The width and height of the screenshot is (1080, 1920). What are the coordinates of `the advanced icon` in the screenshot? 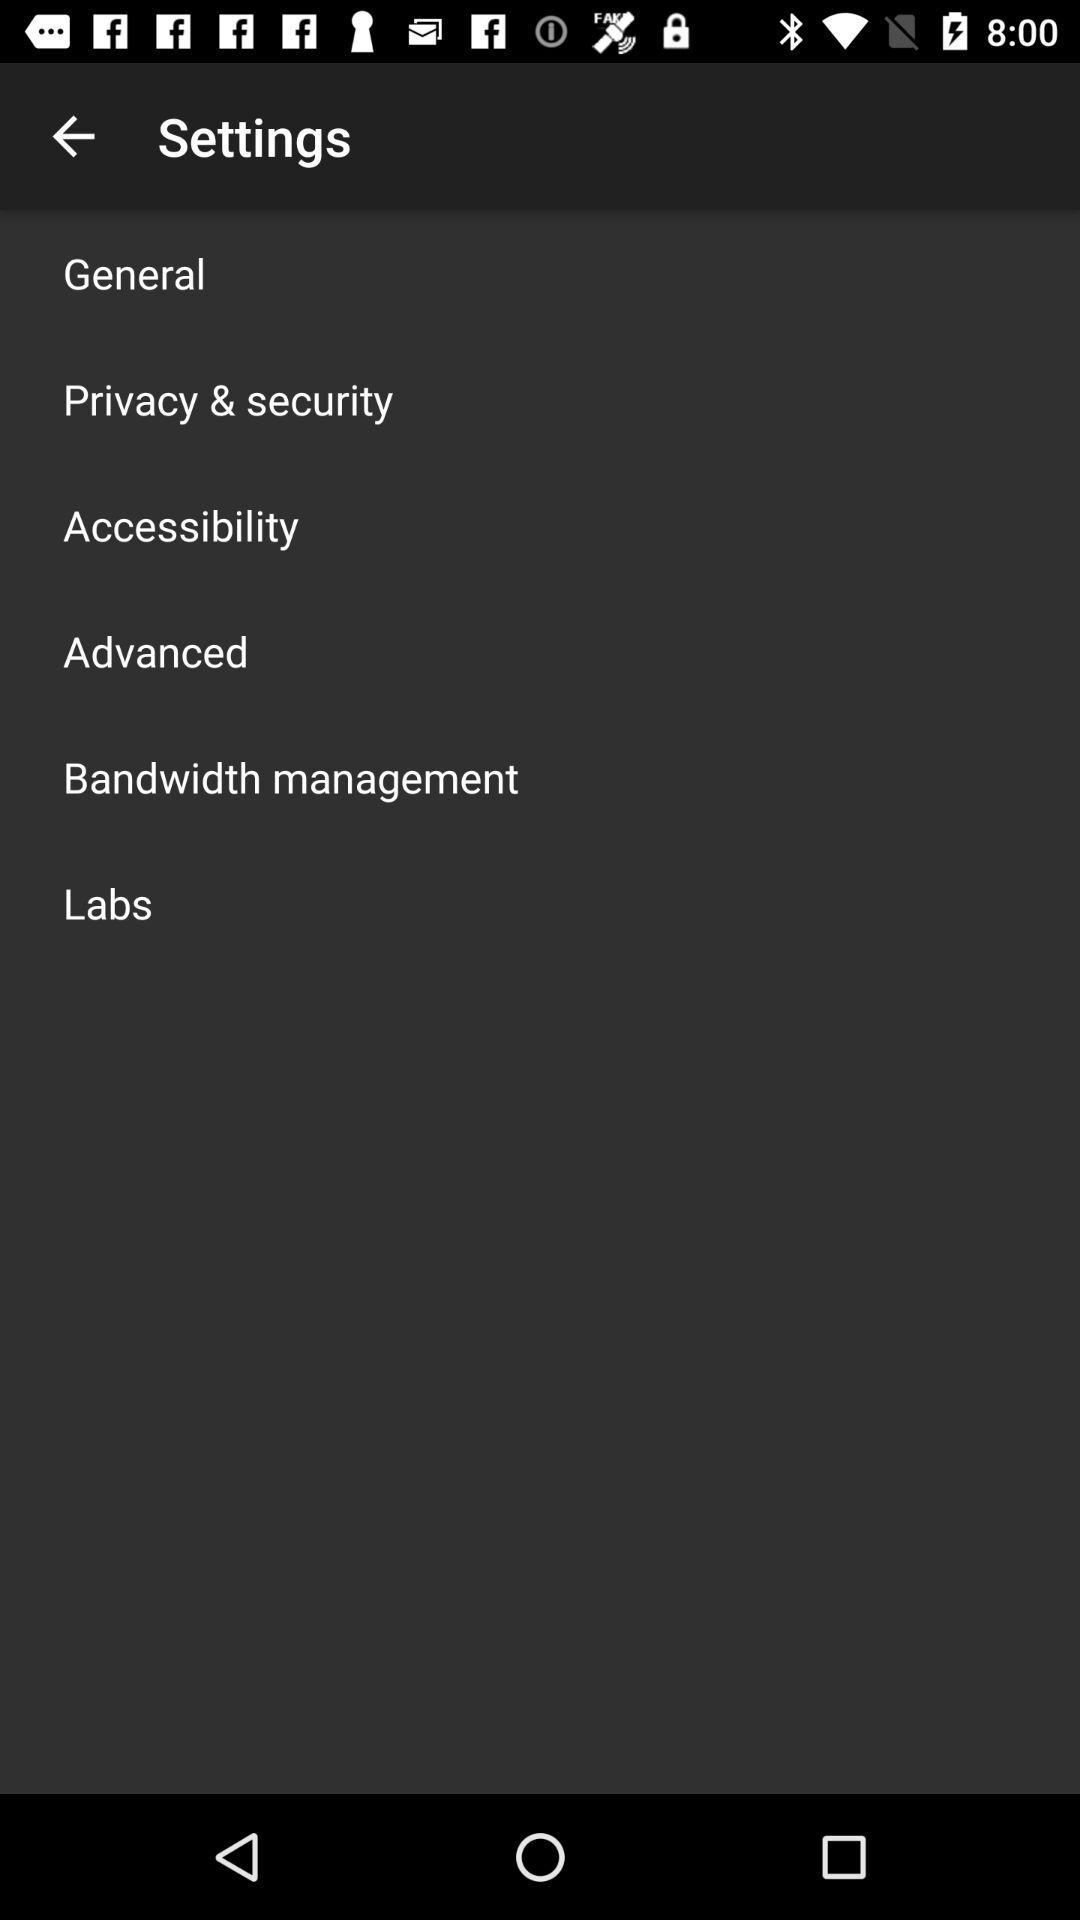 It's located at (154, 651).